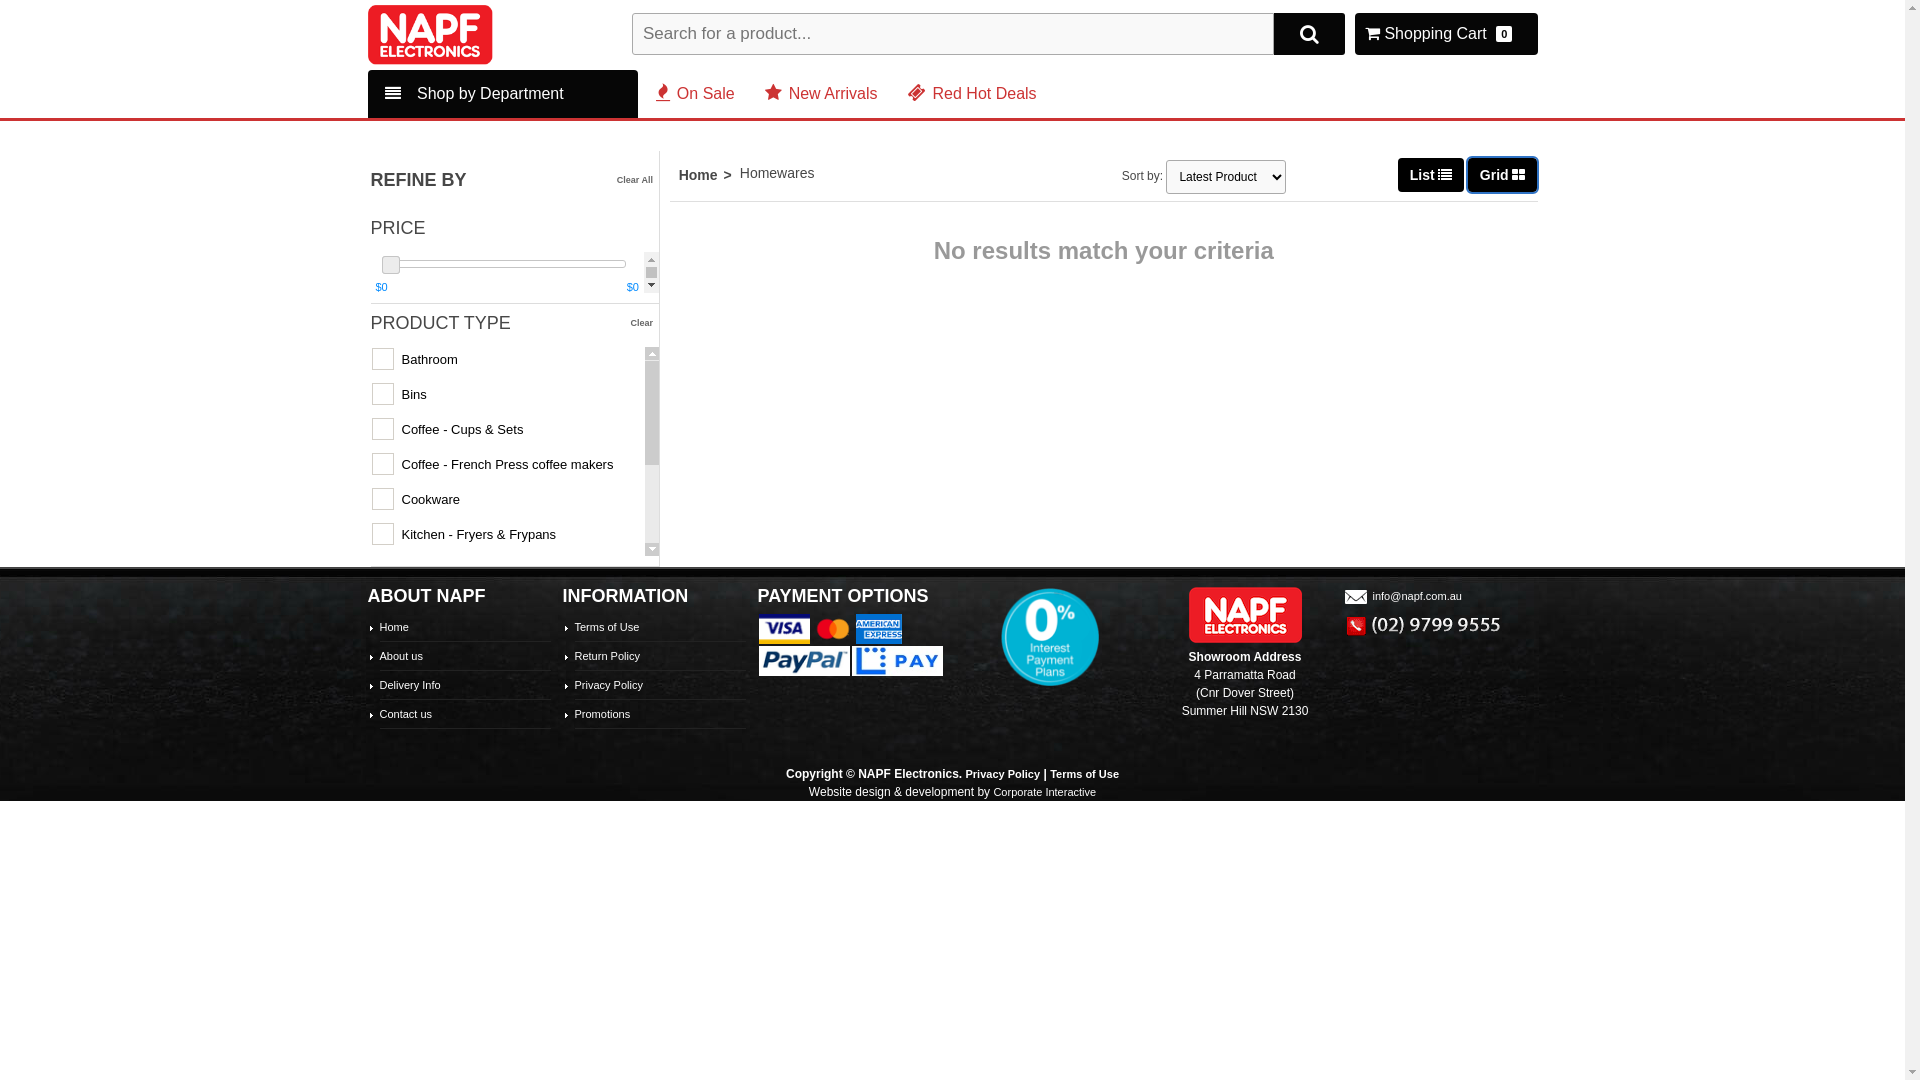  What do you see at coordinates (1003, 773) in the screenshot?
I see `'Privacy Policy'` at bounding box center [1003, 773].